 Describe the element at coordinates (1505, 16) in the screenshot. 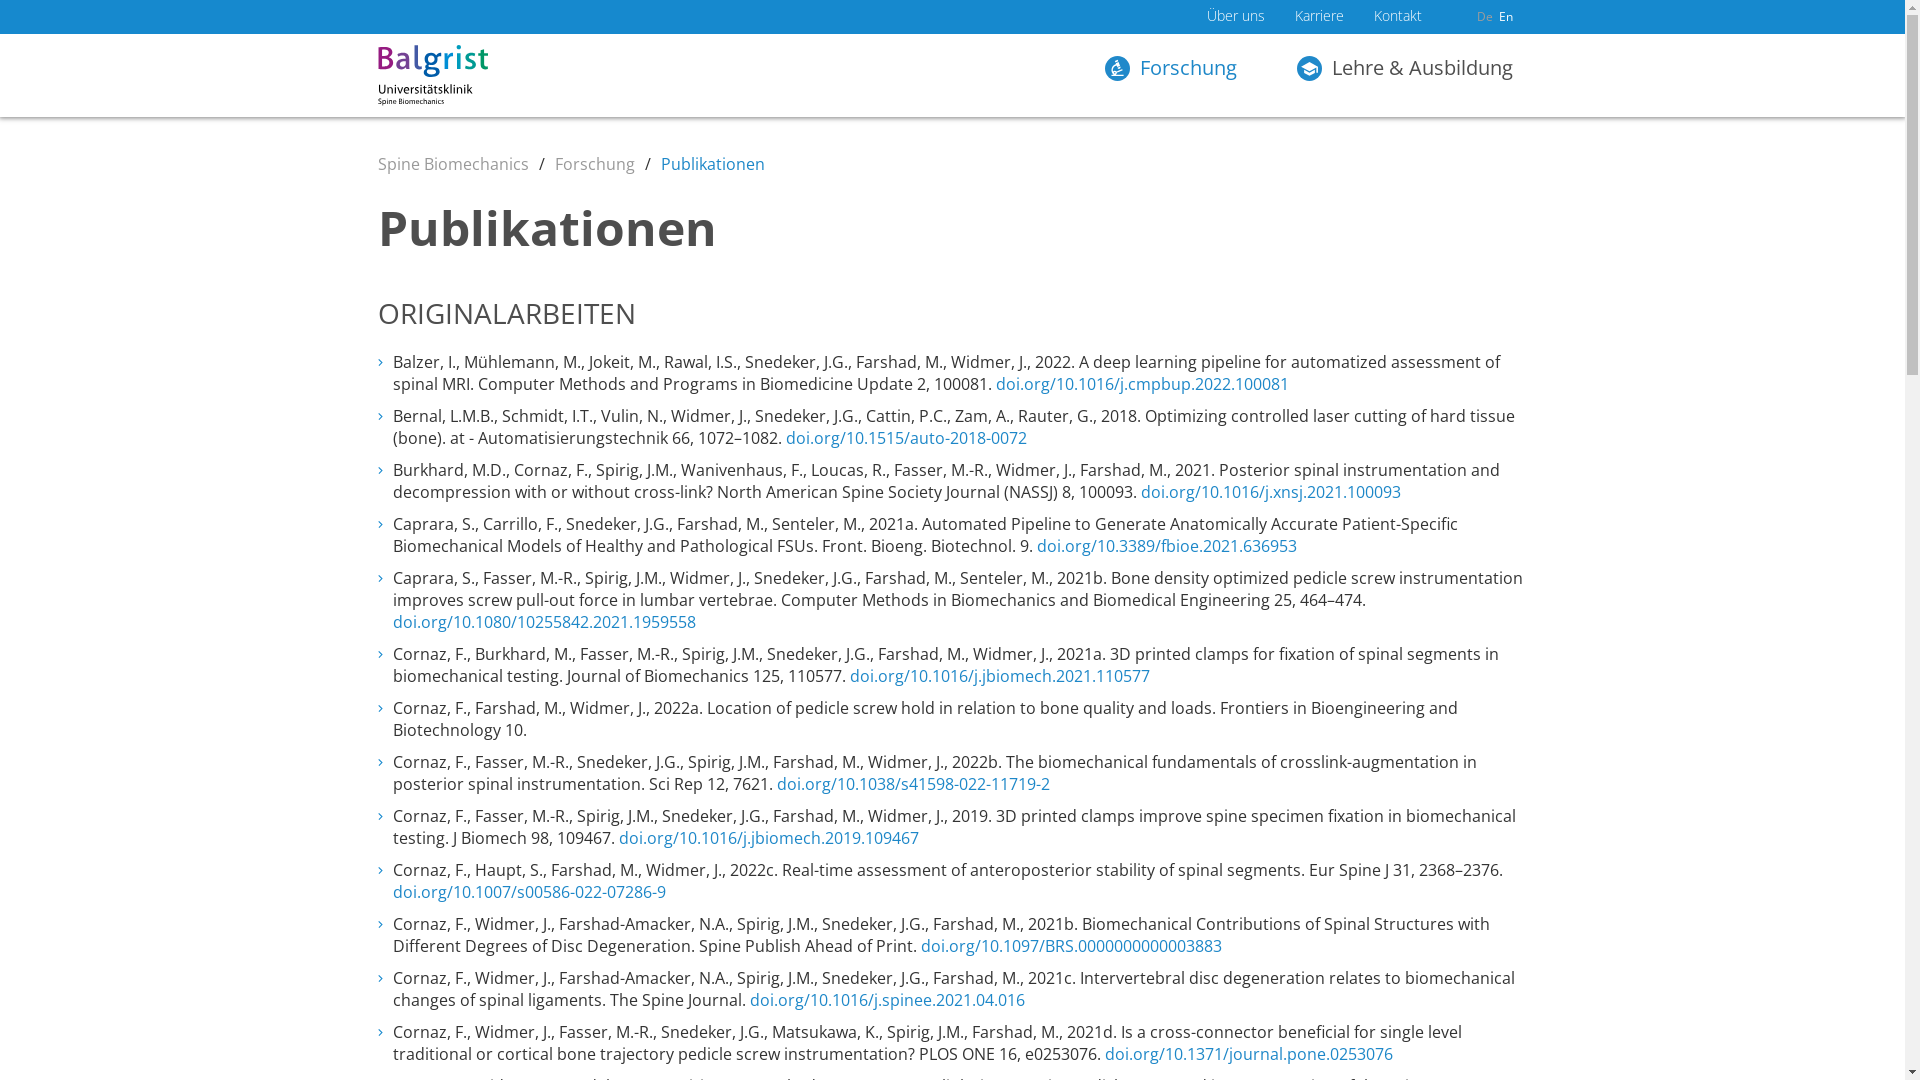

I see `'En'` at that location.